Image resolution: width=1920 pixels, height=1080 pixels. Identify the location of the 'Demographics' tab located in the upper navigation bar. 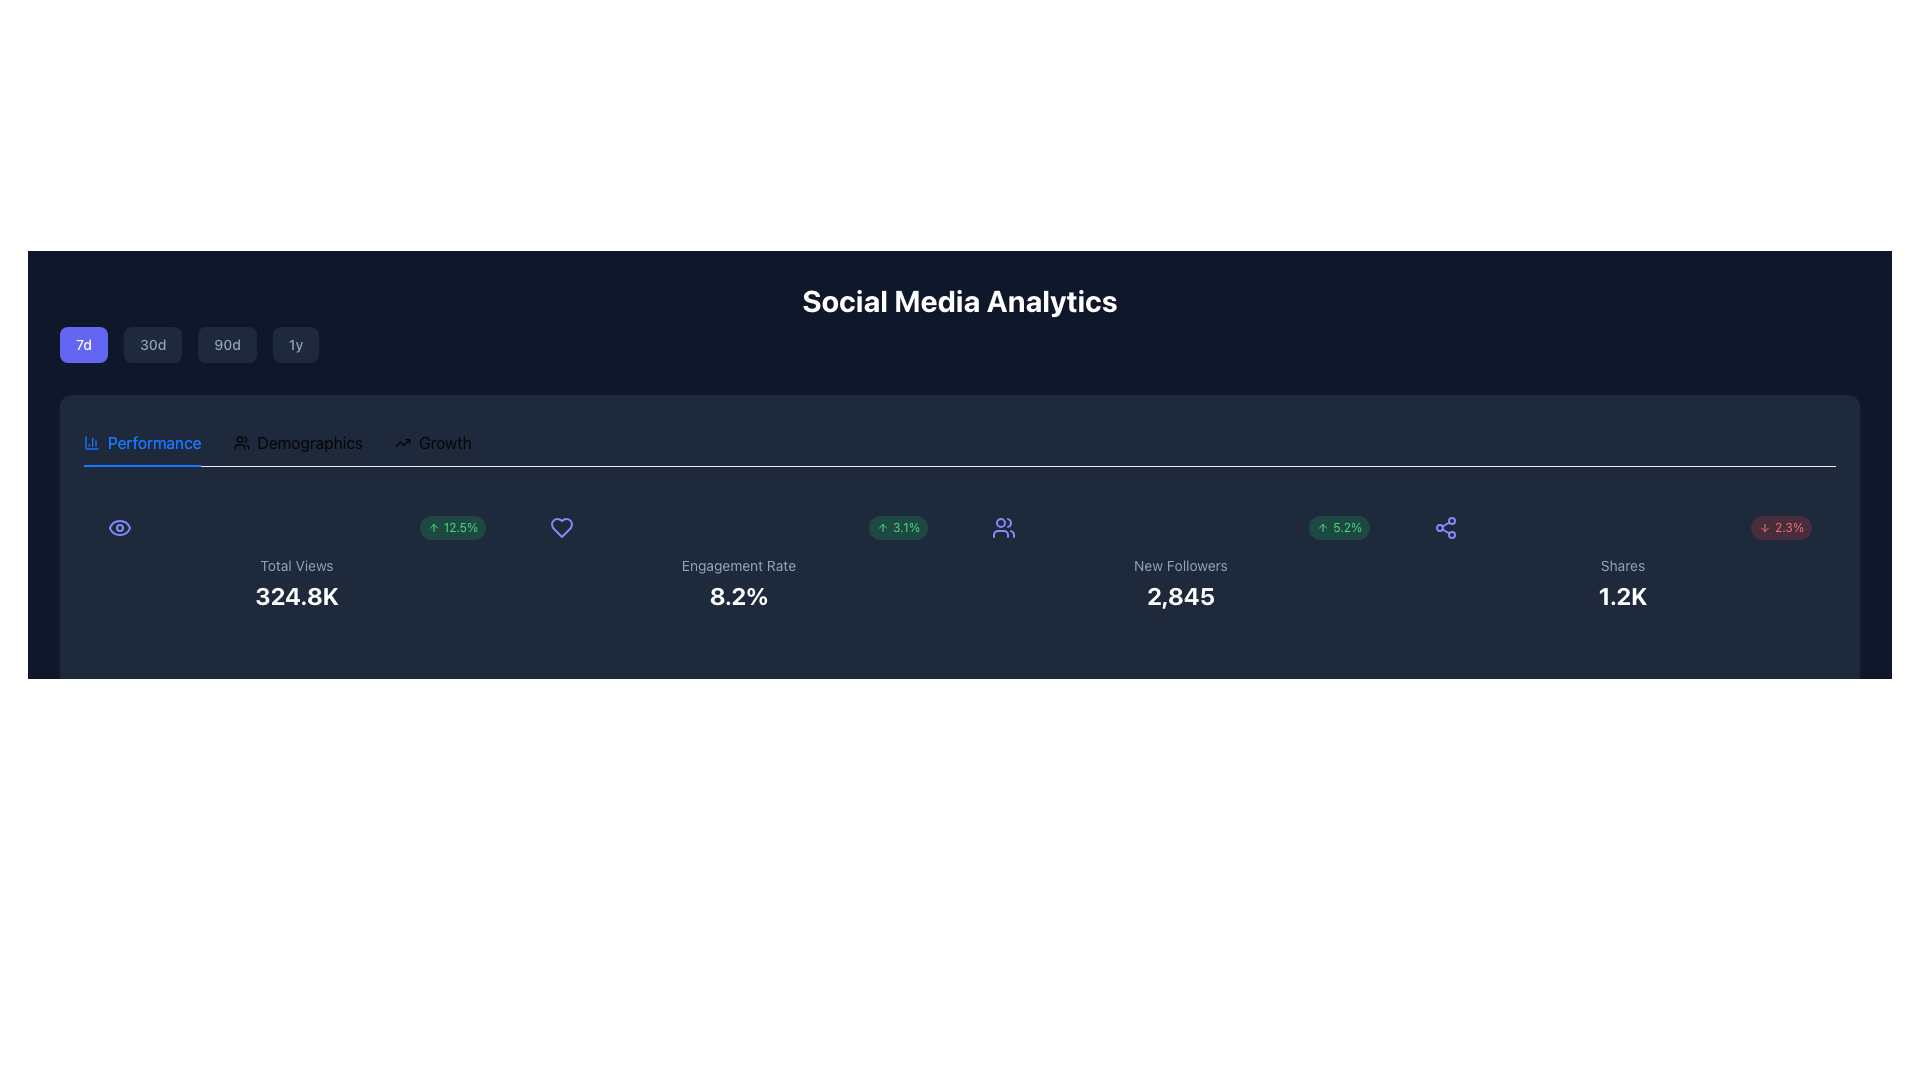
(297, 442).